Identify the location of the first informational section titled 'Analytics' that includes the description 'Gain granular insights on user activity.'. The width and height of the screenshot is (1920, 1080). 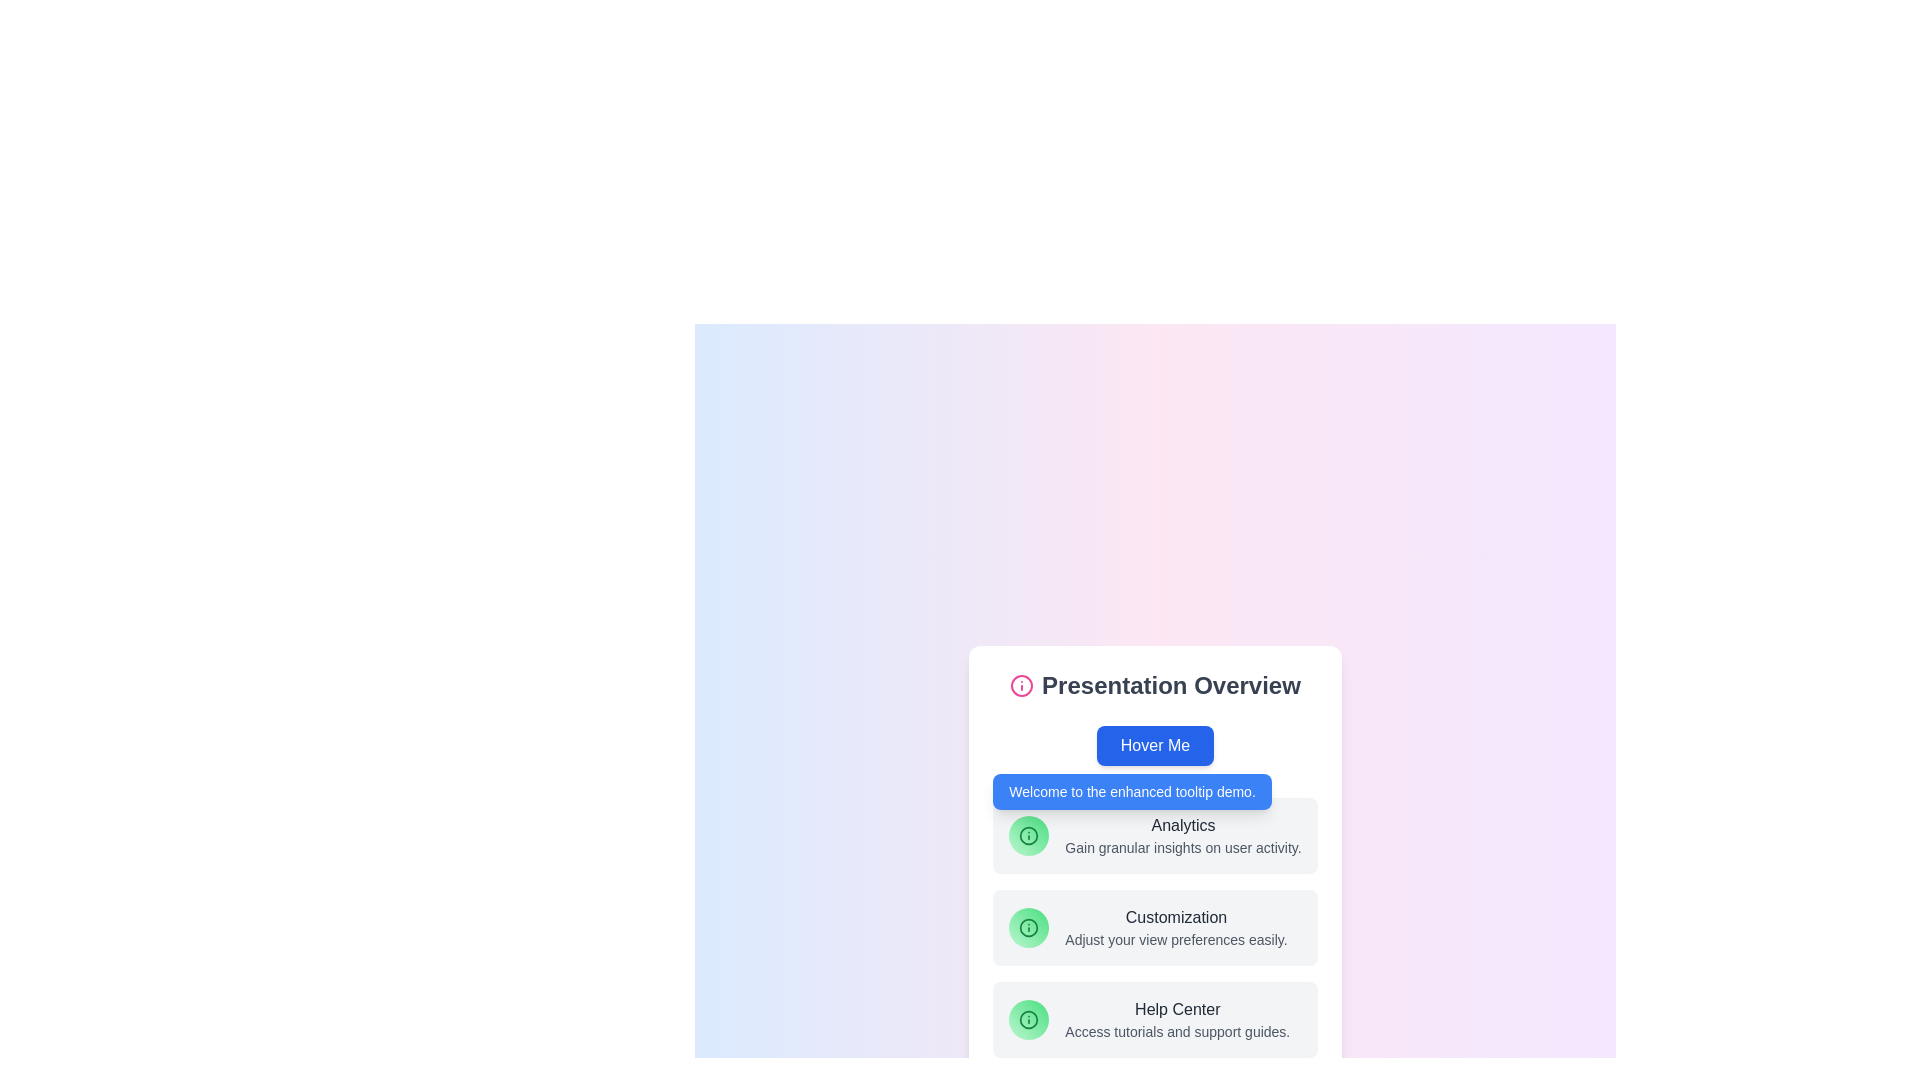
(1155, 836).